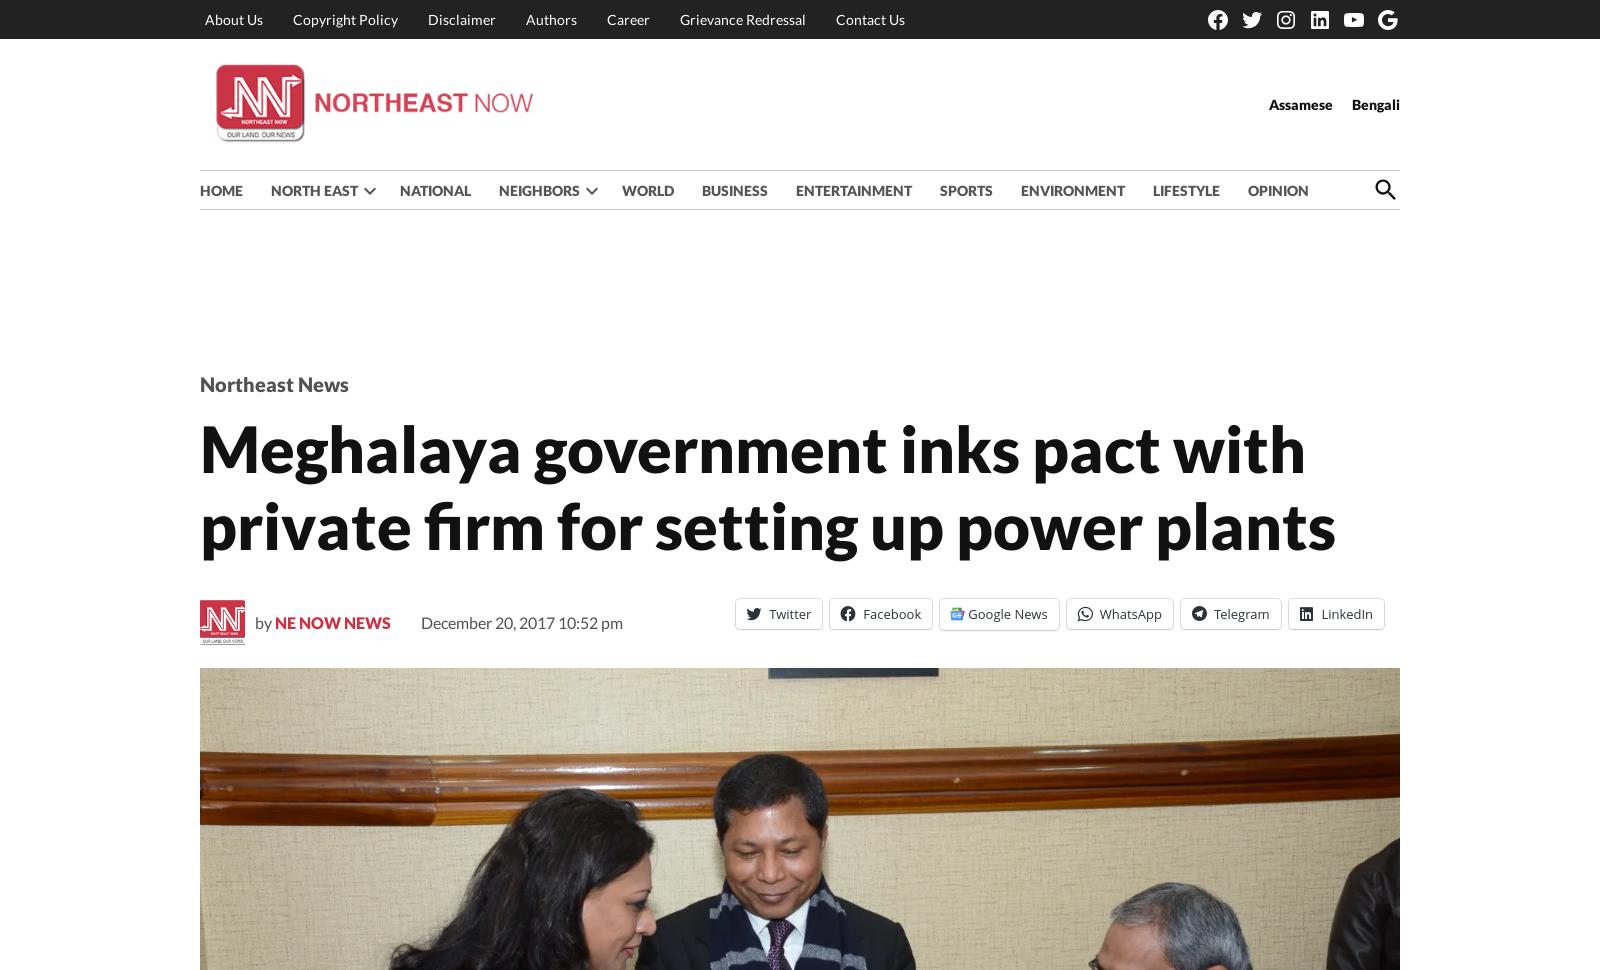 The height and width of the screenshot is (970, 1600). What do you see at coordinates (1375, 103) in the screenshot?
I see `'Bengali'` at bounding box center [1375, 103].